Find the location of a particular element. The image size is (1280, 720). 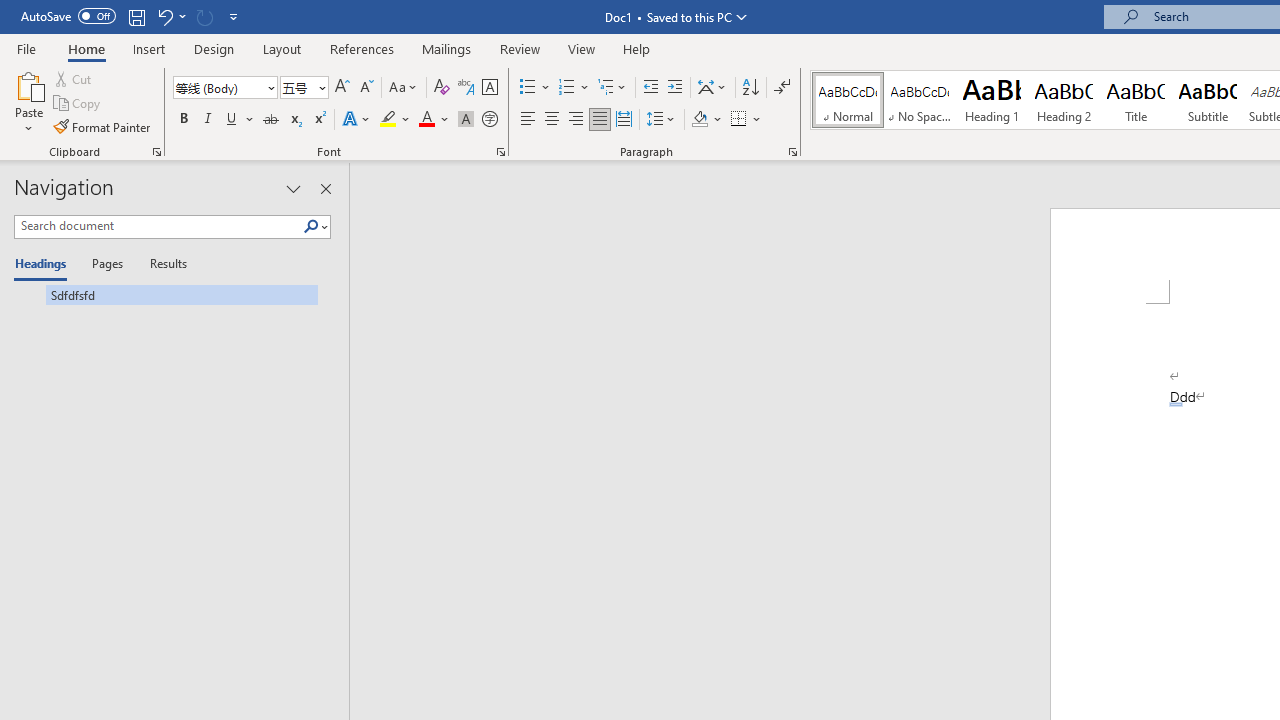

'Numbering' is located at coordinates (566, 86).